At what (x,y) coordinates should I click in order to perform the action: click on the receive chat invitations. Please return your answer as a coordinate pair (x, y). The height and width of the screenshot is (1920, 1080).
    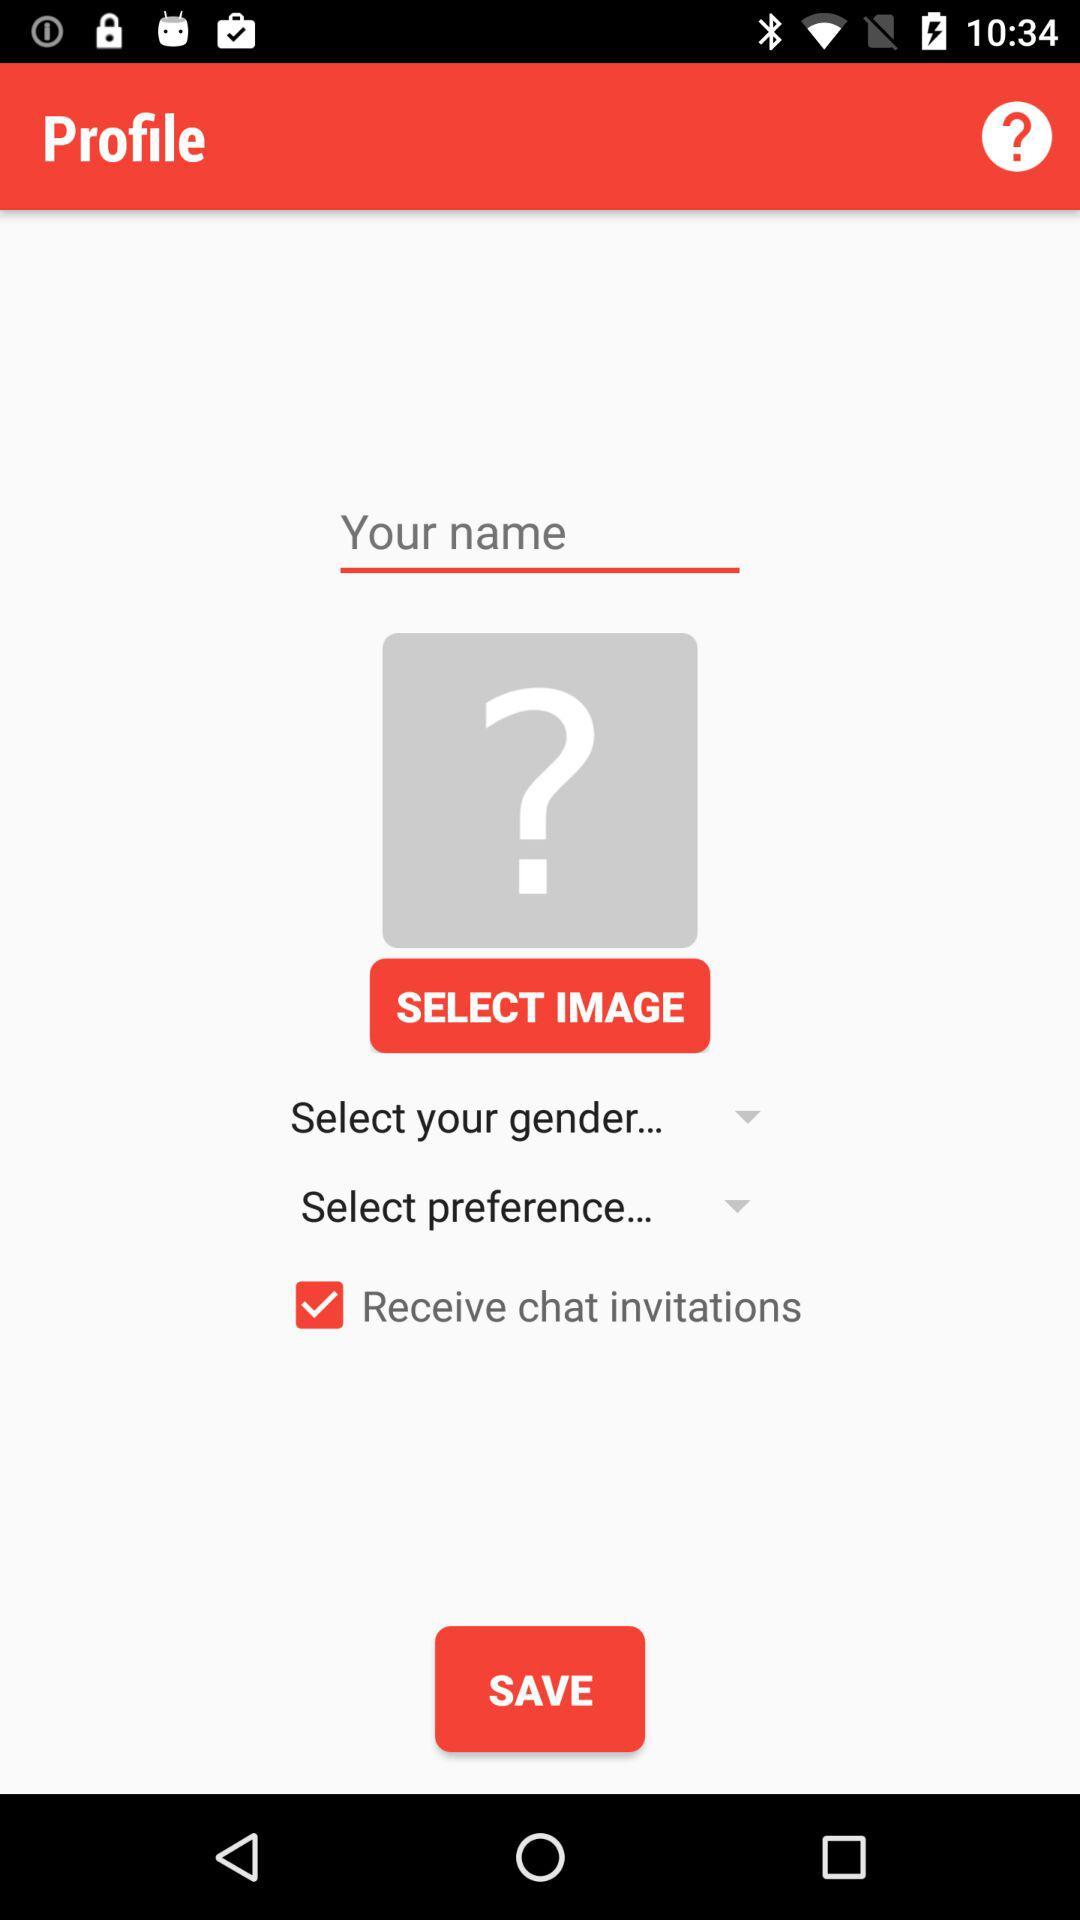
    Looking at the image, I should click on (540, 1305).